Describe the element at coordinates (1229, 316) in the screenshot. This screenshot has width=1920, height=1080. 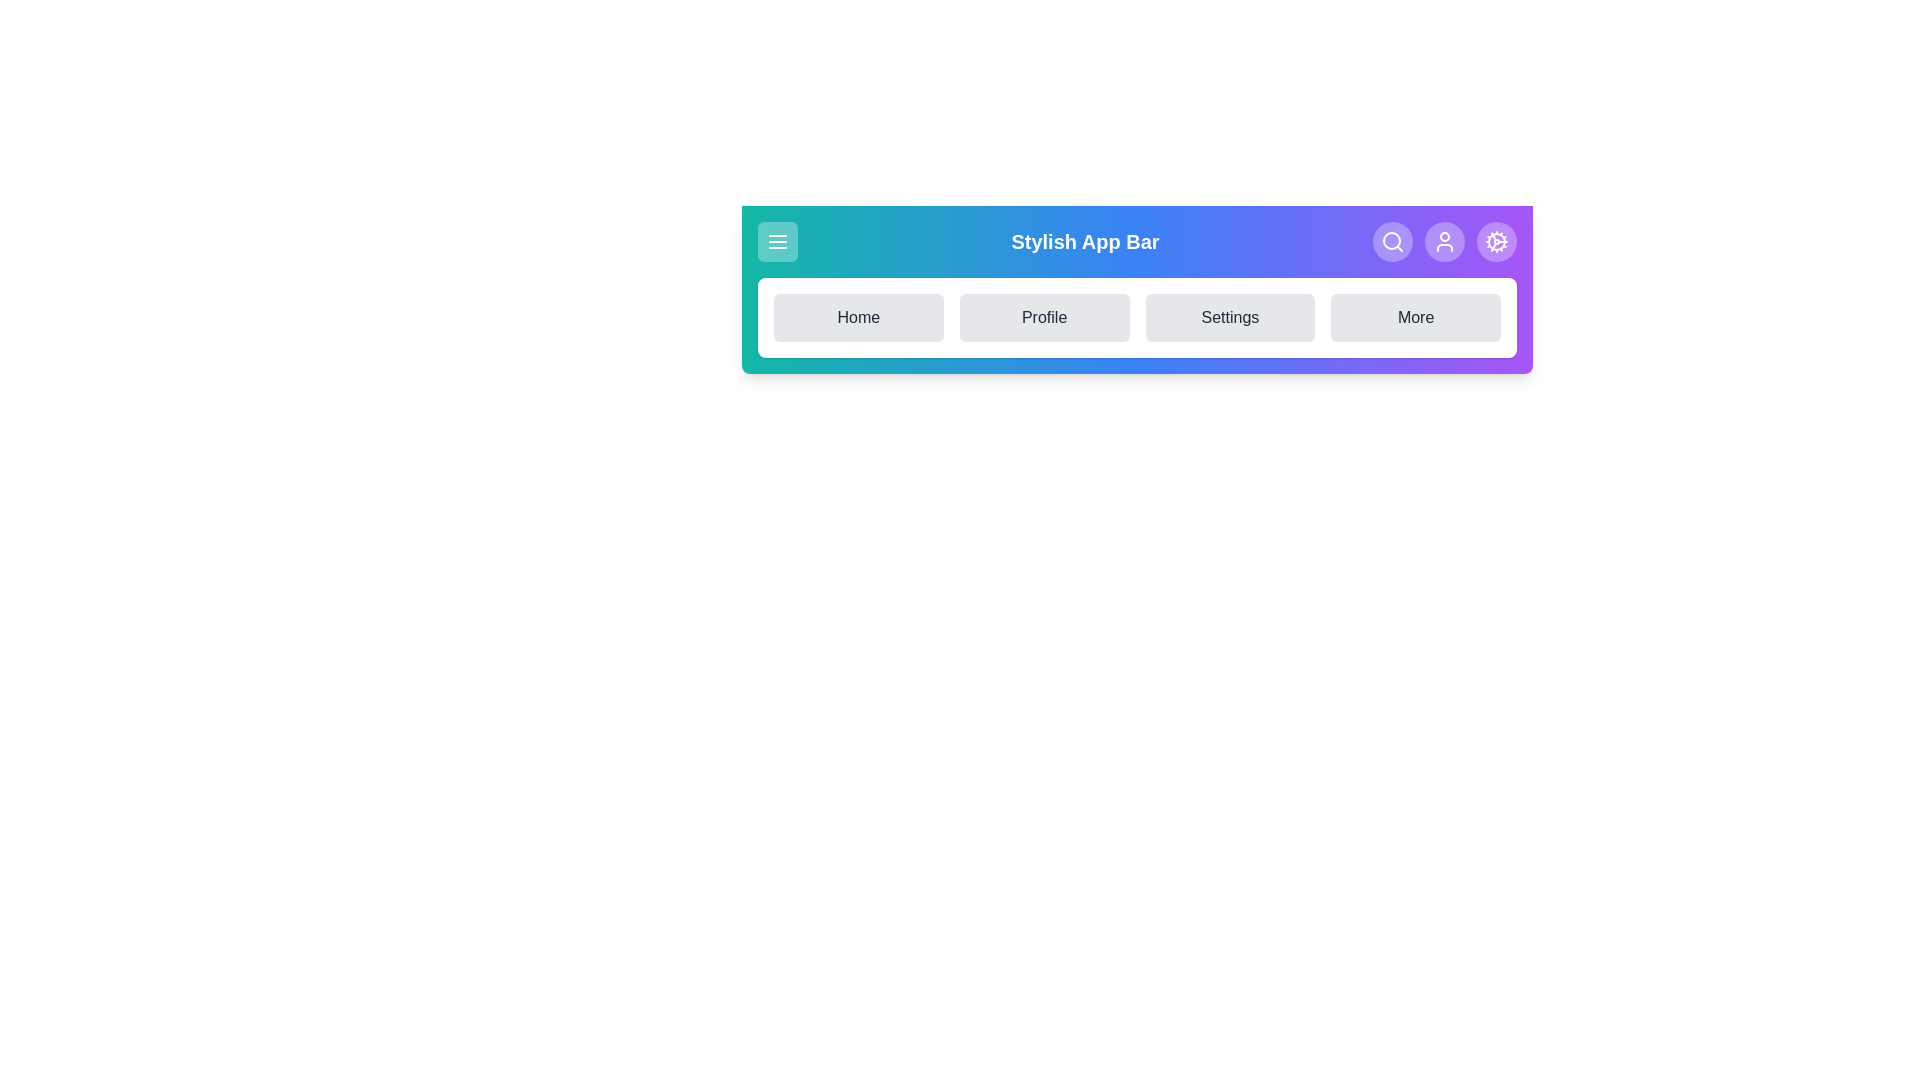
I see `the Settings navigation option` at that location.